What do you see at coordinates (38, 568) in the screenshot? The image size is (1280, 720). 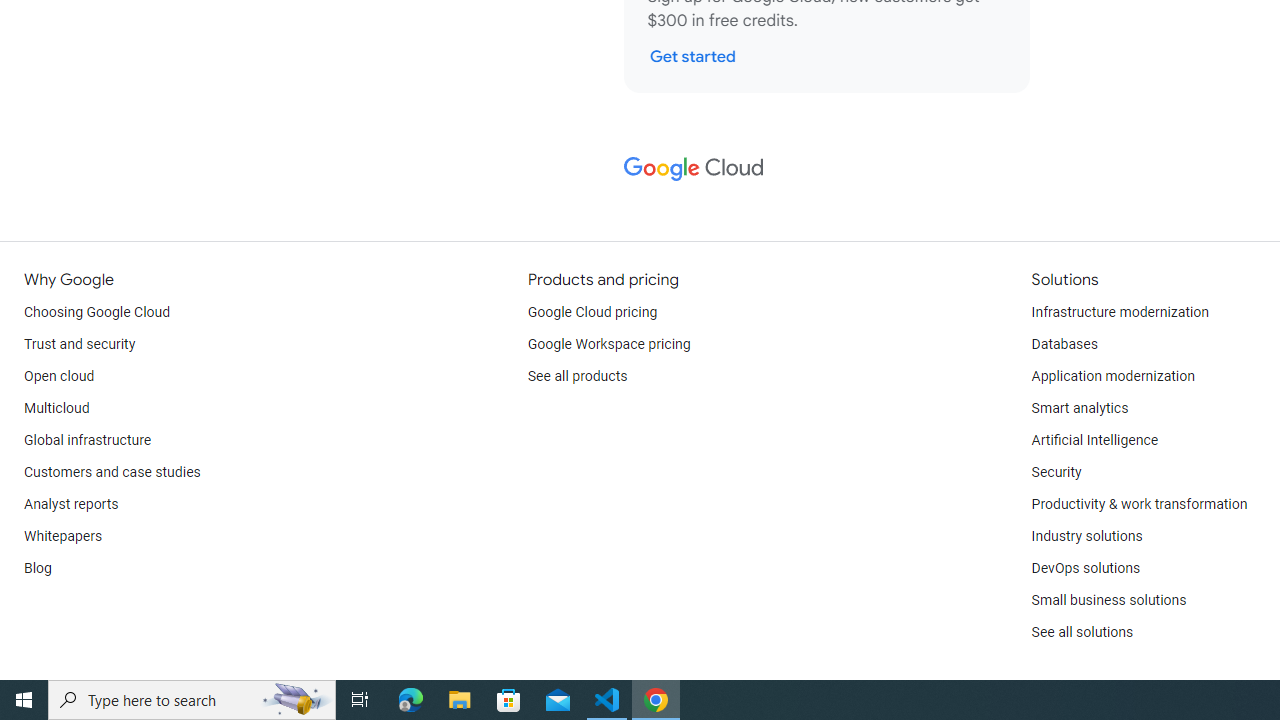 I see `'Blog'` at bounding box center [38, 568].